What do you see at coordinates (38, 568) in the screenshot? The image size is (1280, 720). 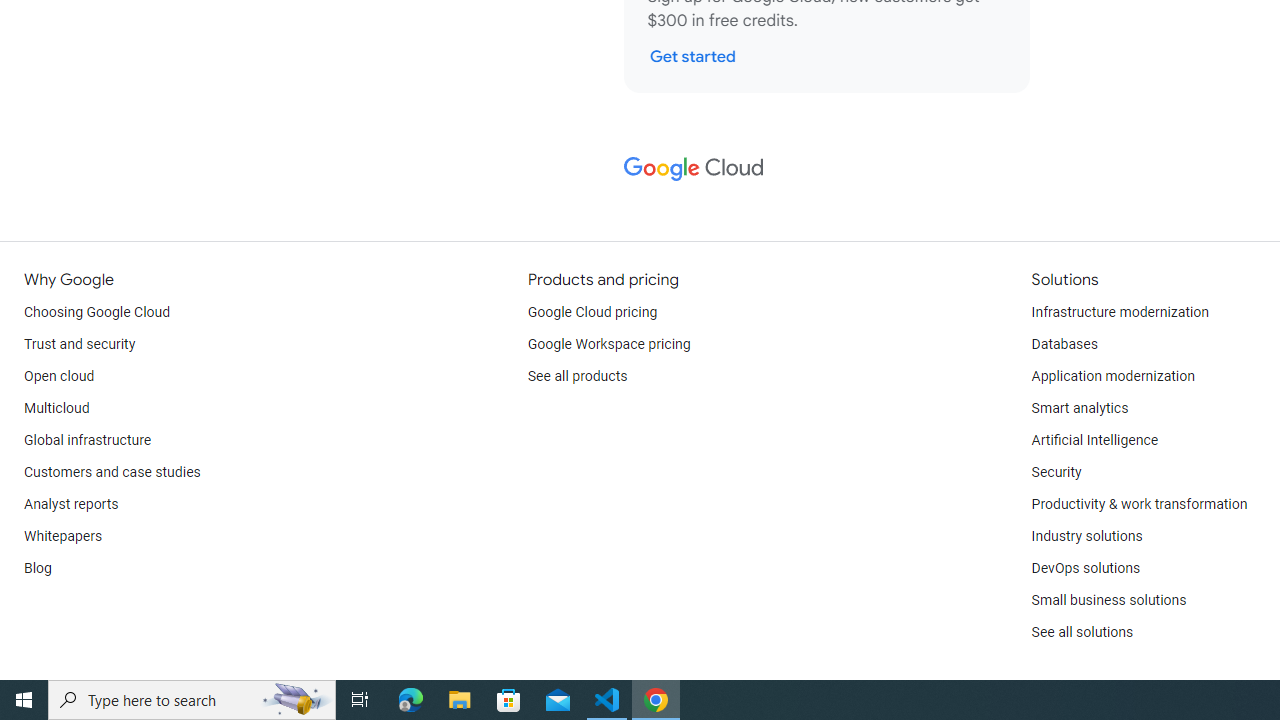 I see `'Blog'` at bounding box center [38, 568].